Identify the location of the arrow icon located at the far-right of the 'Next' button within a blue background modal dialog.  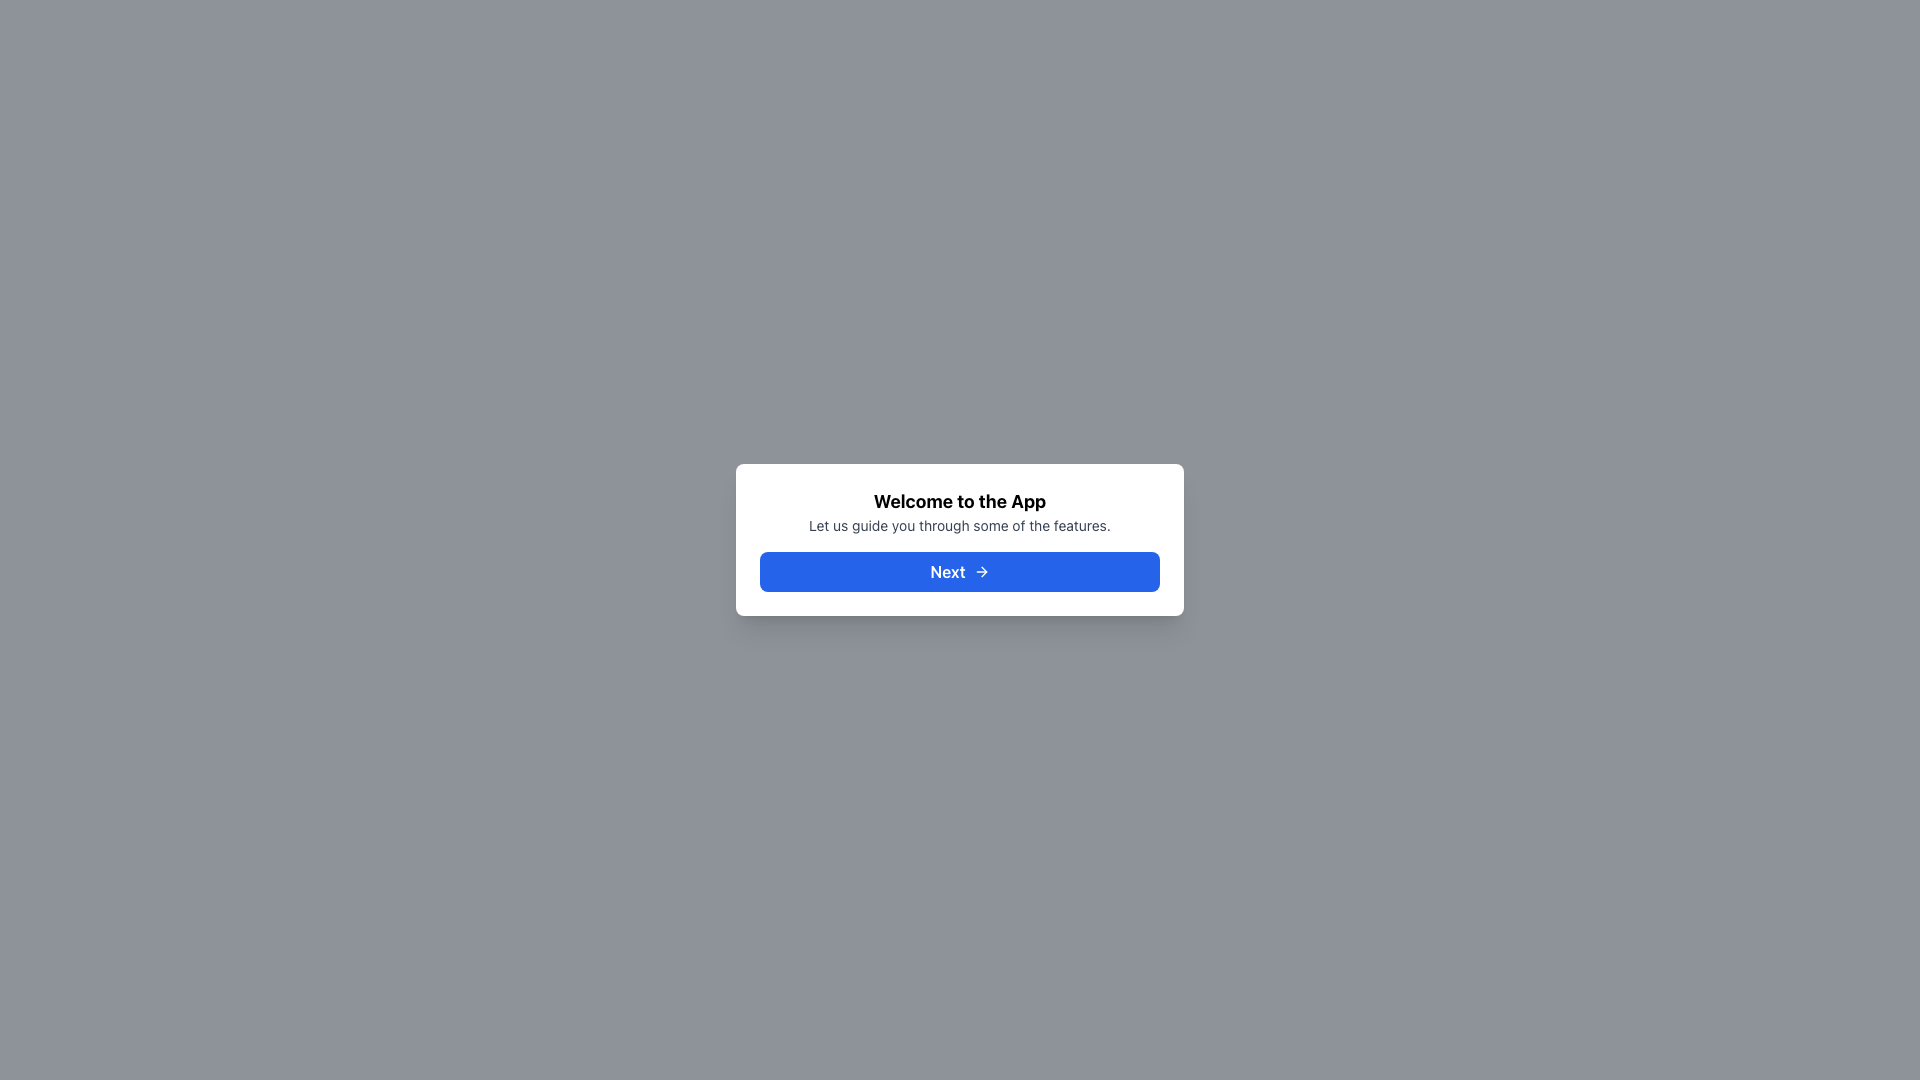
(981, 571).